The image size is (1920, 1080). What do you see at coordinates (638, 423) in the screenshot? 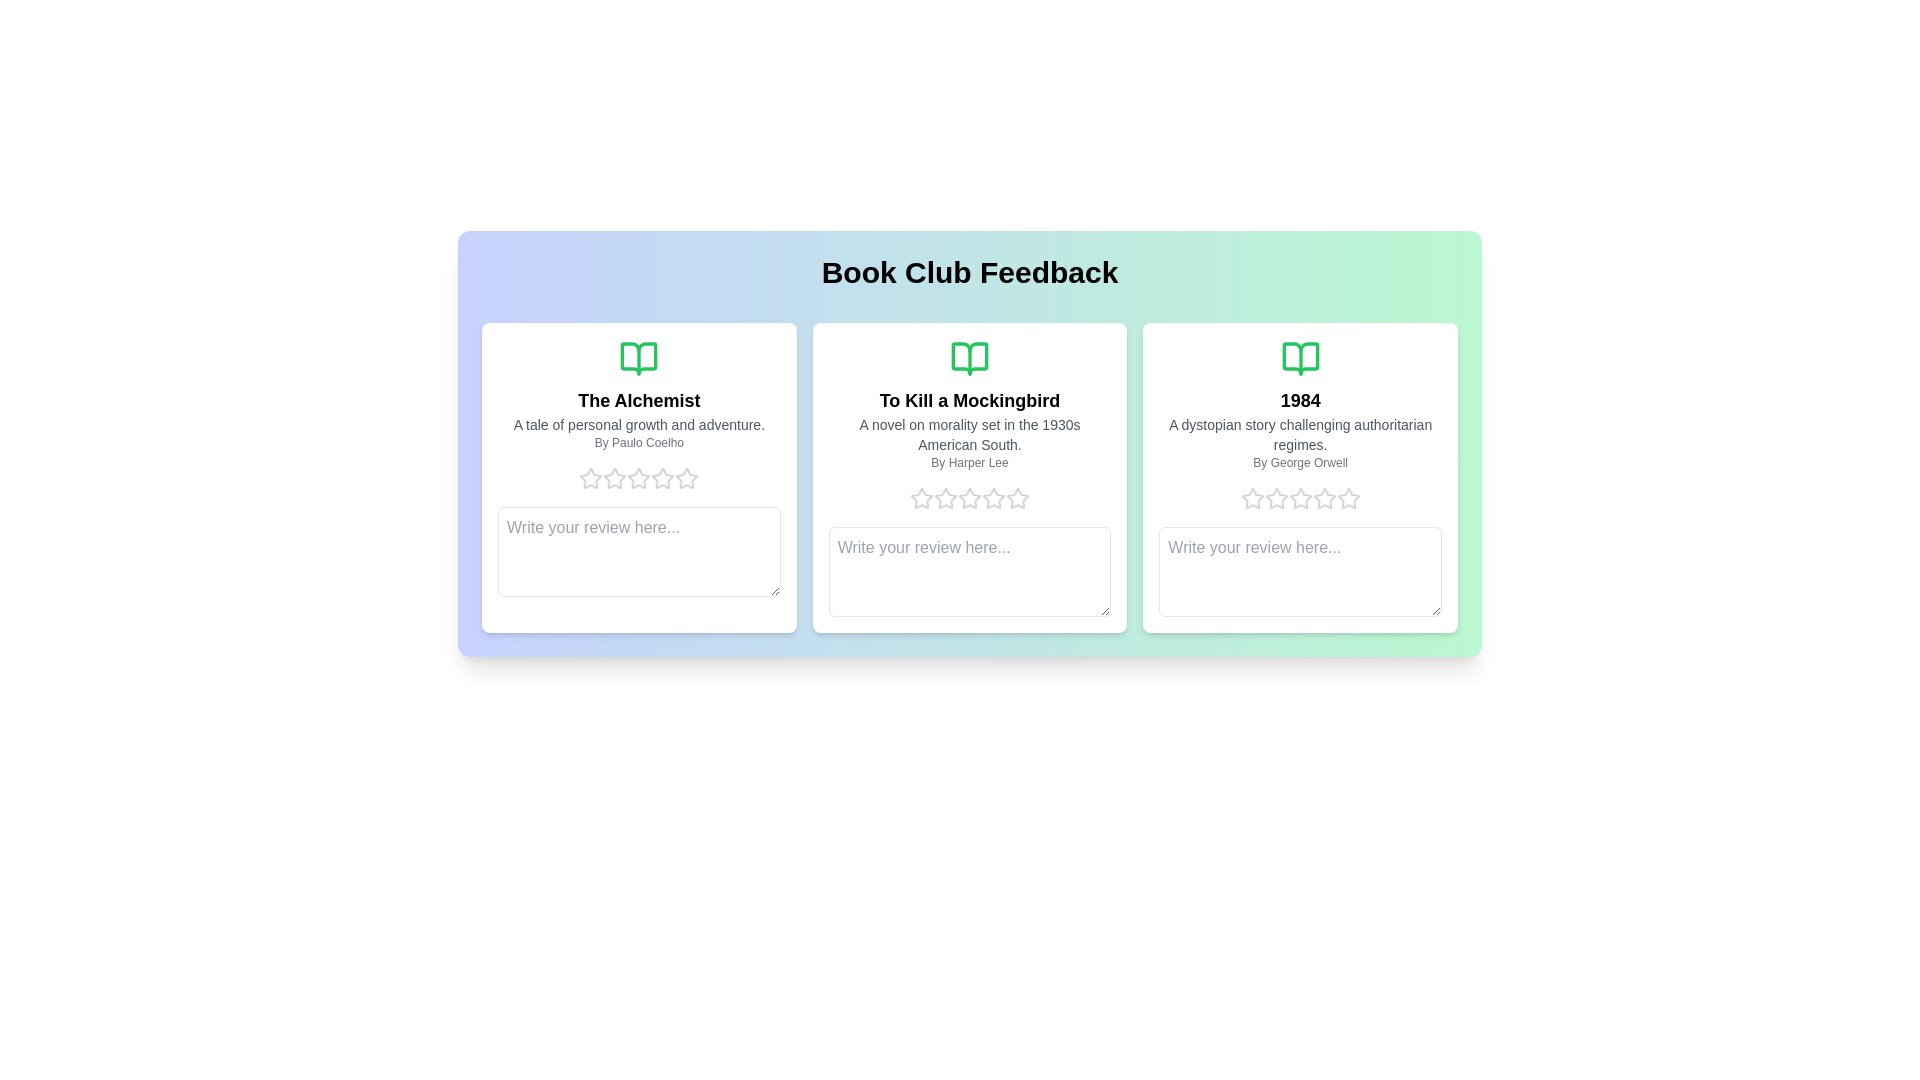
I see `the static text element that serves as a tagline for the book 'The Alchemist', which is positioned centrally under the title in the first card among three horizontally arranged cards` at bounding box center [638, 423].